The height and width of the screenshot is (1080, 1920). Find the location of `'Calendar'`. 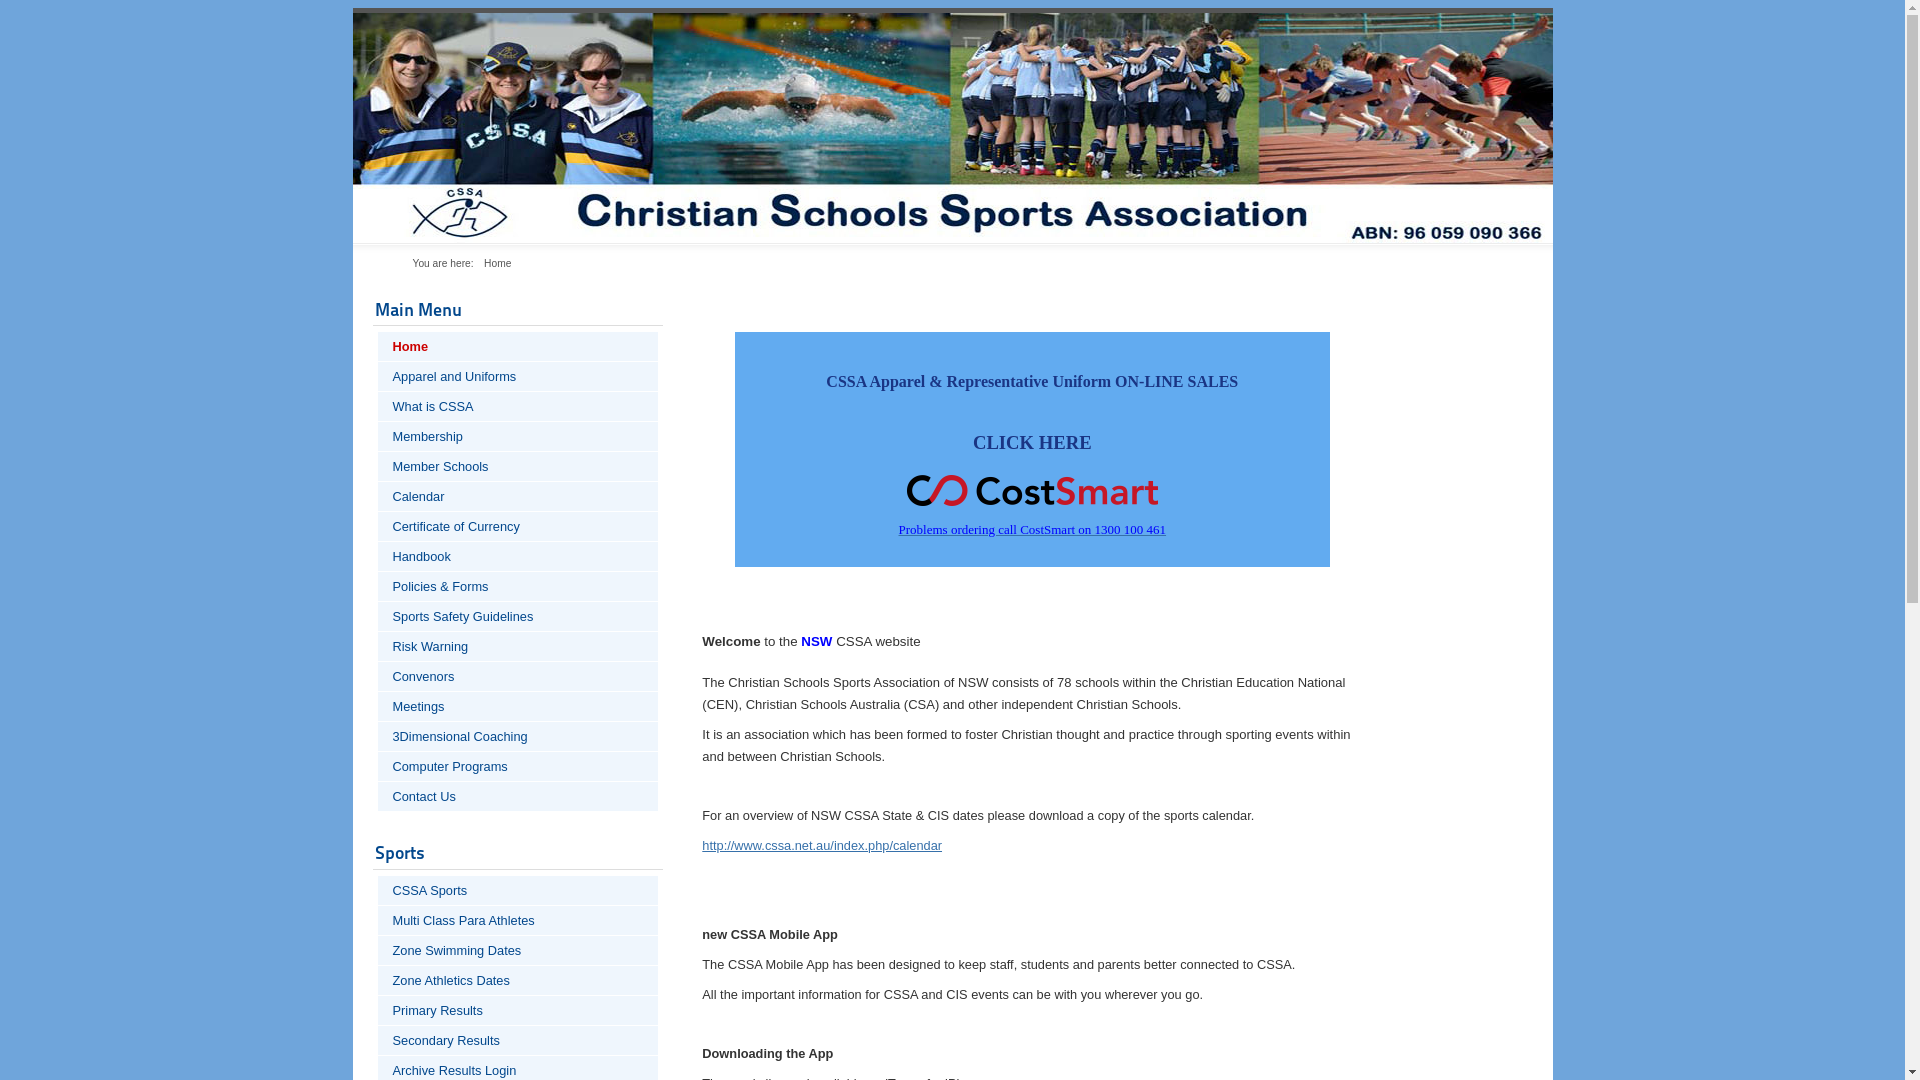

'Calendar' is located at coordinates (518, 495).